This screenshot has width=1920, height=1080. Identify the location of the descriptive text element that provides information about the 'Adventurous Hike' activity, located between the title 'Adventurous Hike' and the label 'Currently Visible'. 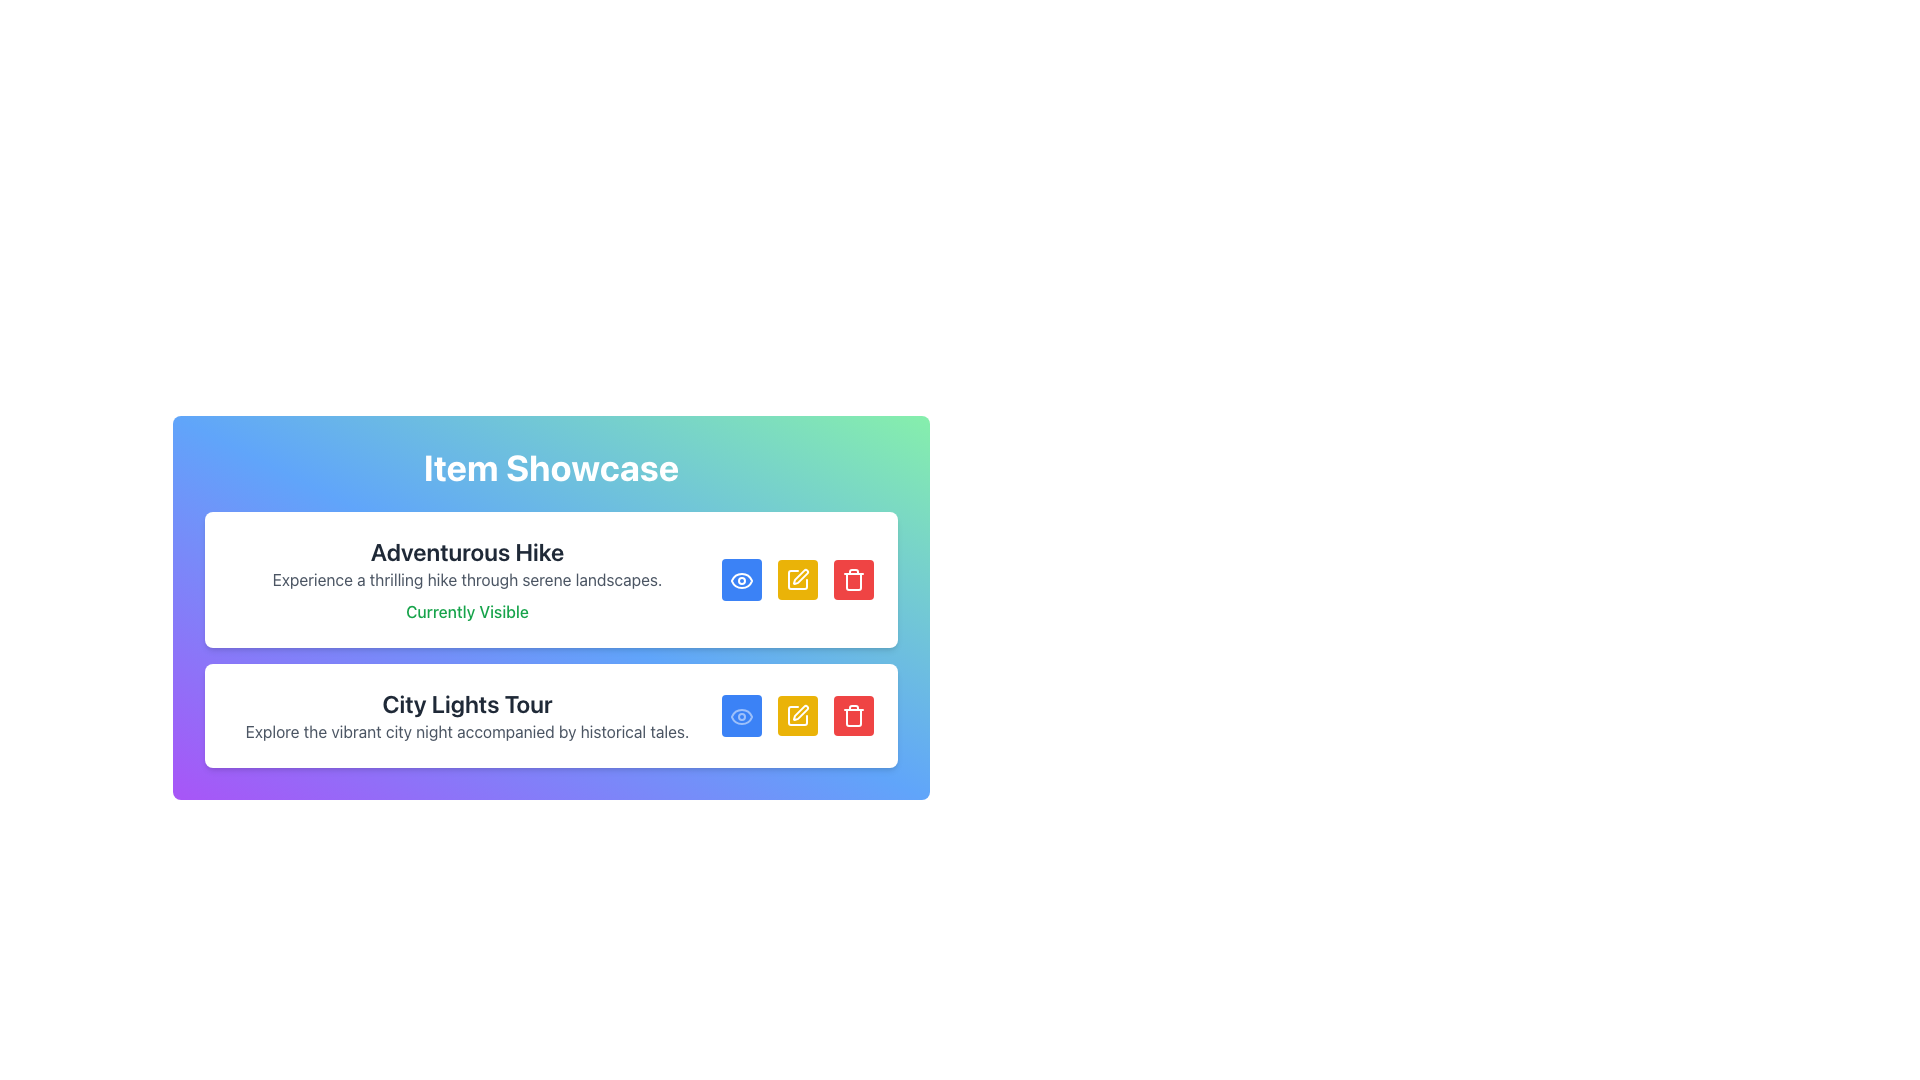
(466, 579).